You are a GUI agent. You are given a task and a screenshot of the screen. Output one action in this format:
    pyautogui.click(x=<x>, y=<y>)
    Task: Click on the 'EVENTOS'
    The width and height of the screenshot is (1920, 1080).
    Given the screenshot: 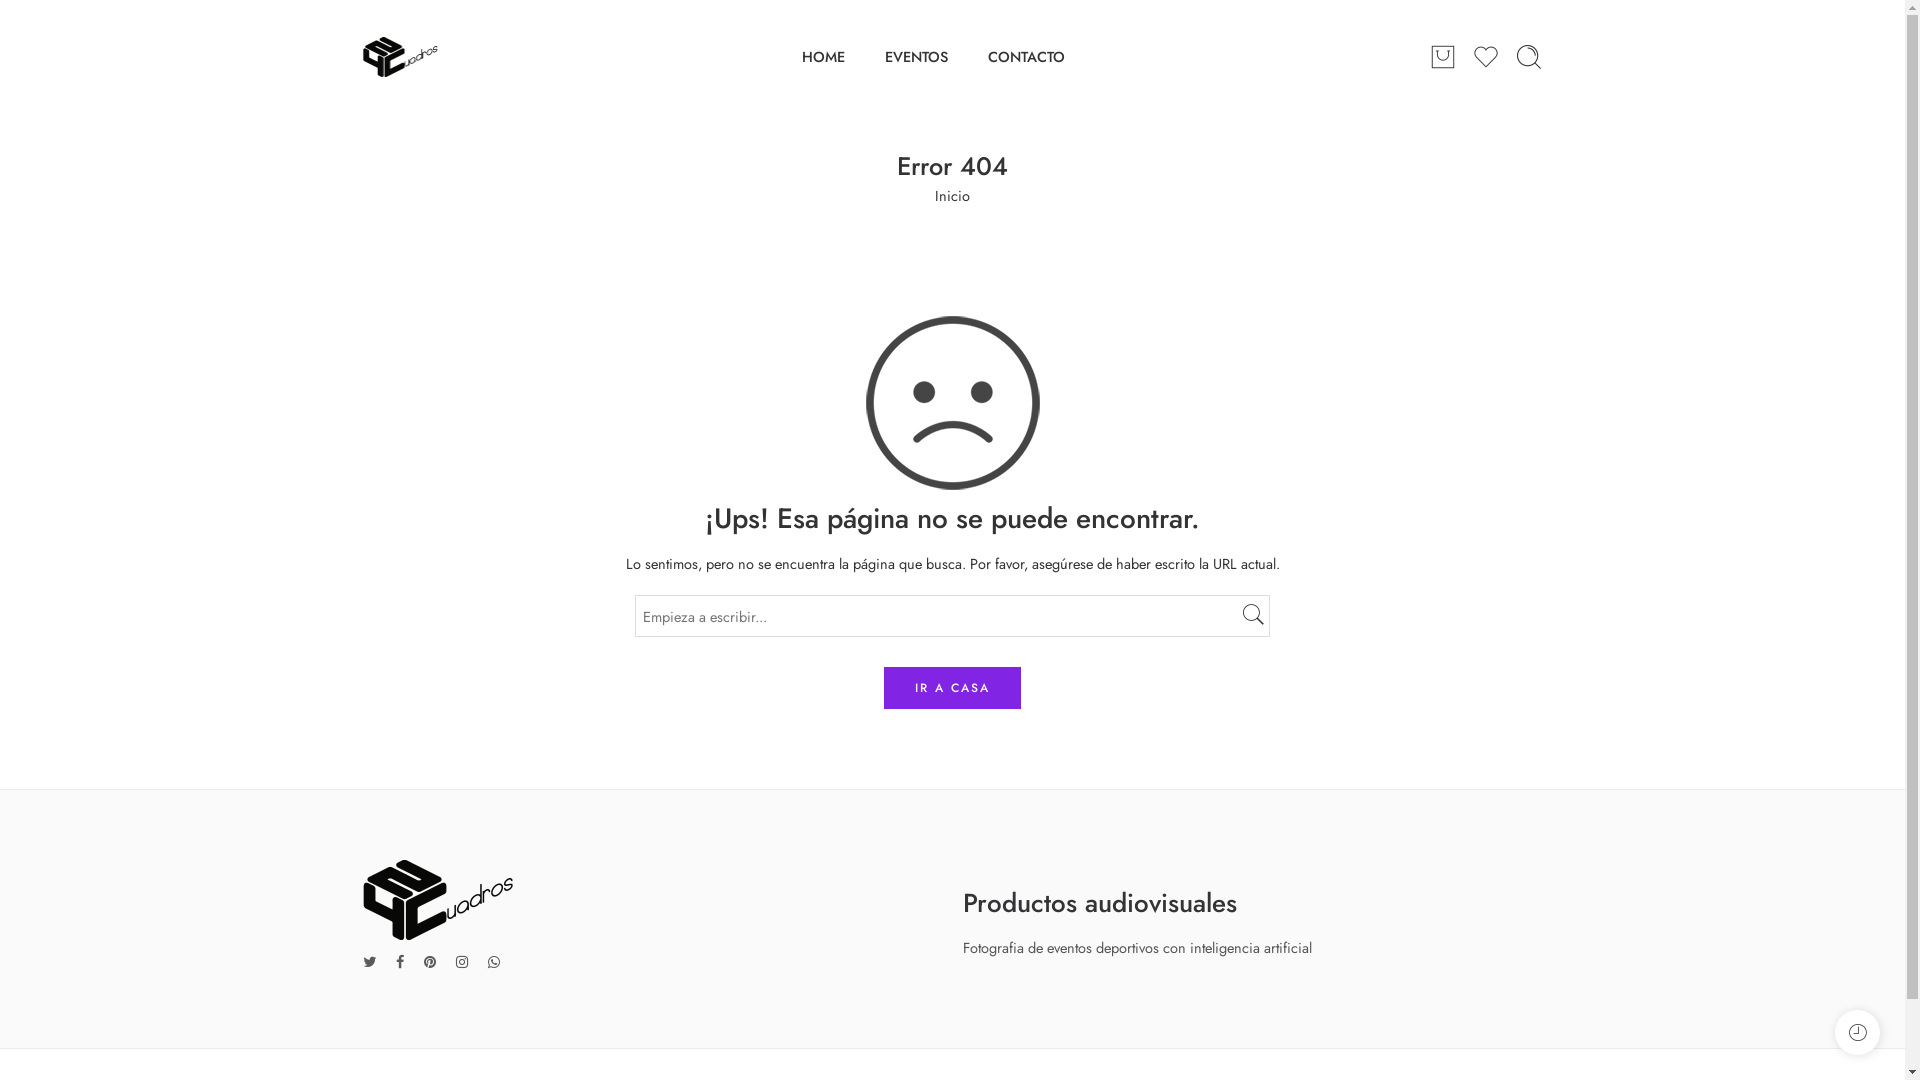 What is the action you would take?
    pyautogui.click(x=883, y=55)
    